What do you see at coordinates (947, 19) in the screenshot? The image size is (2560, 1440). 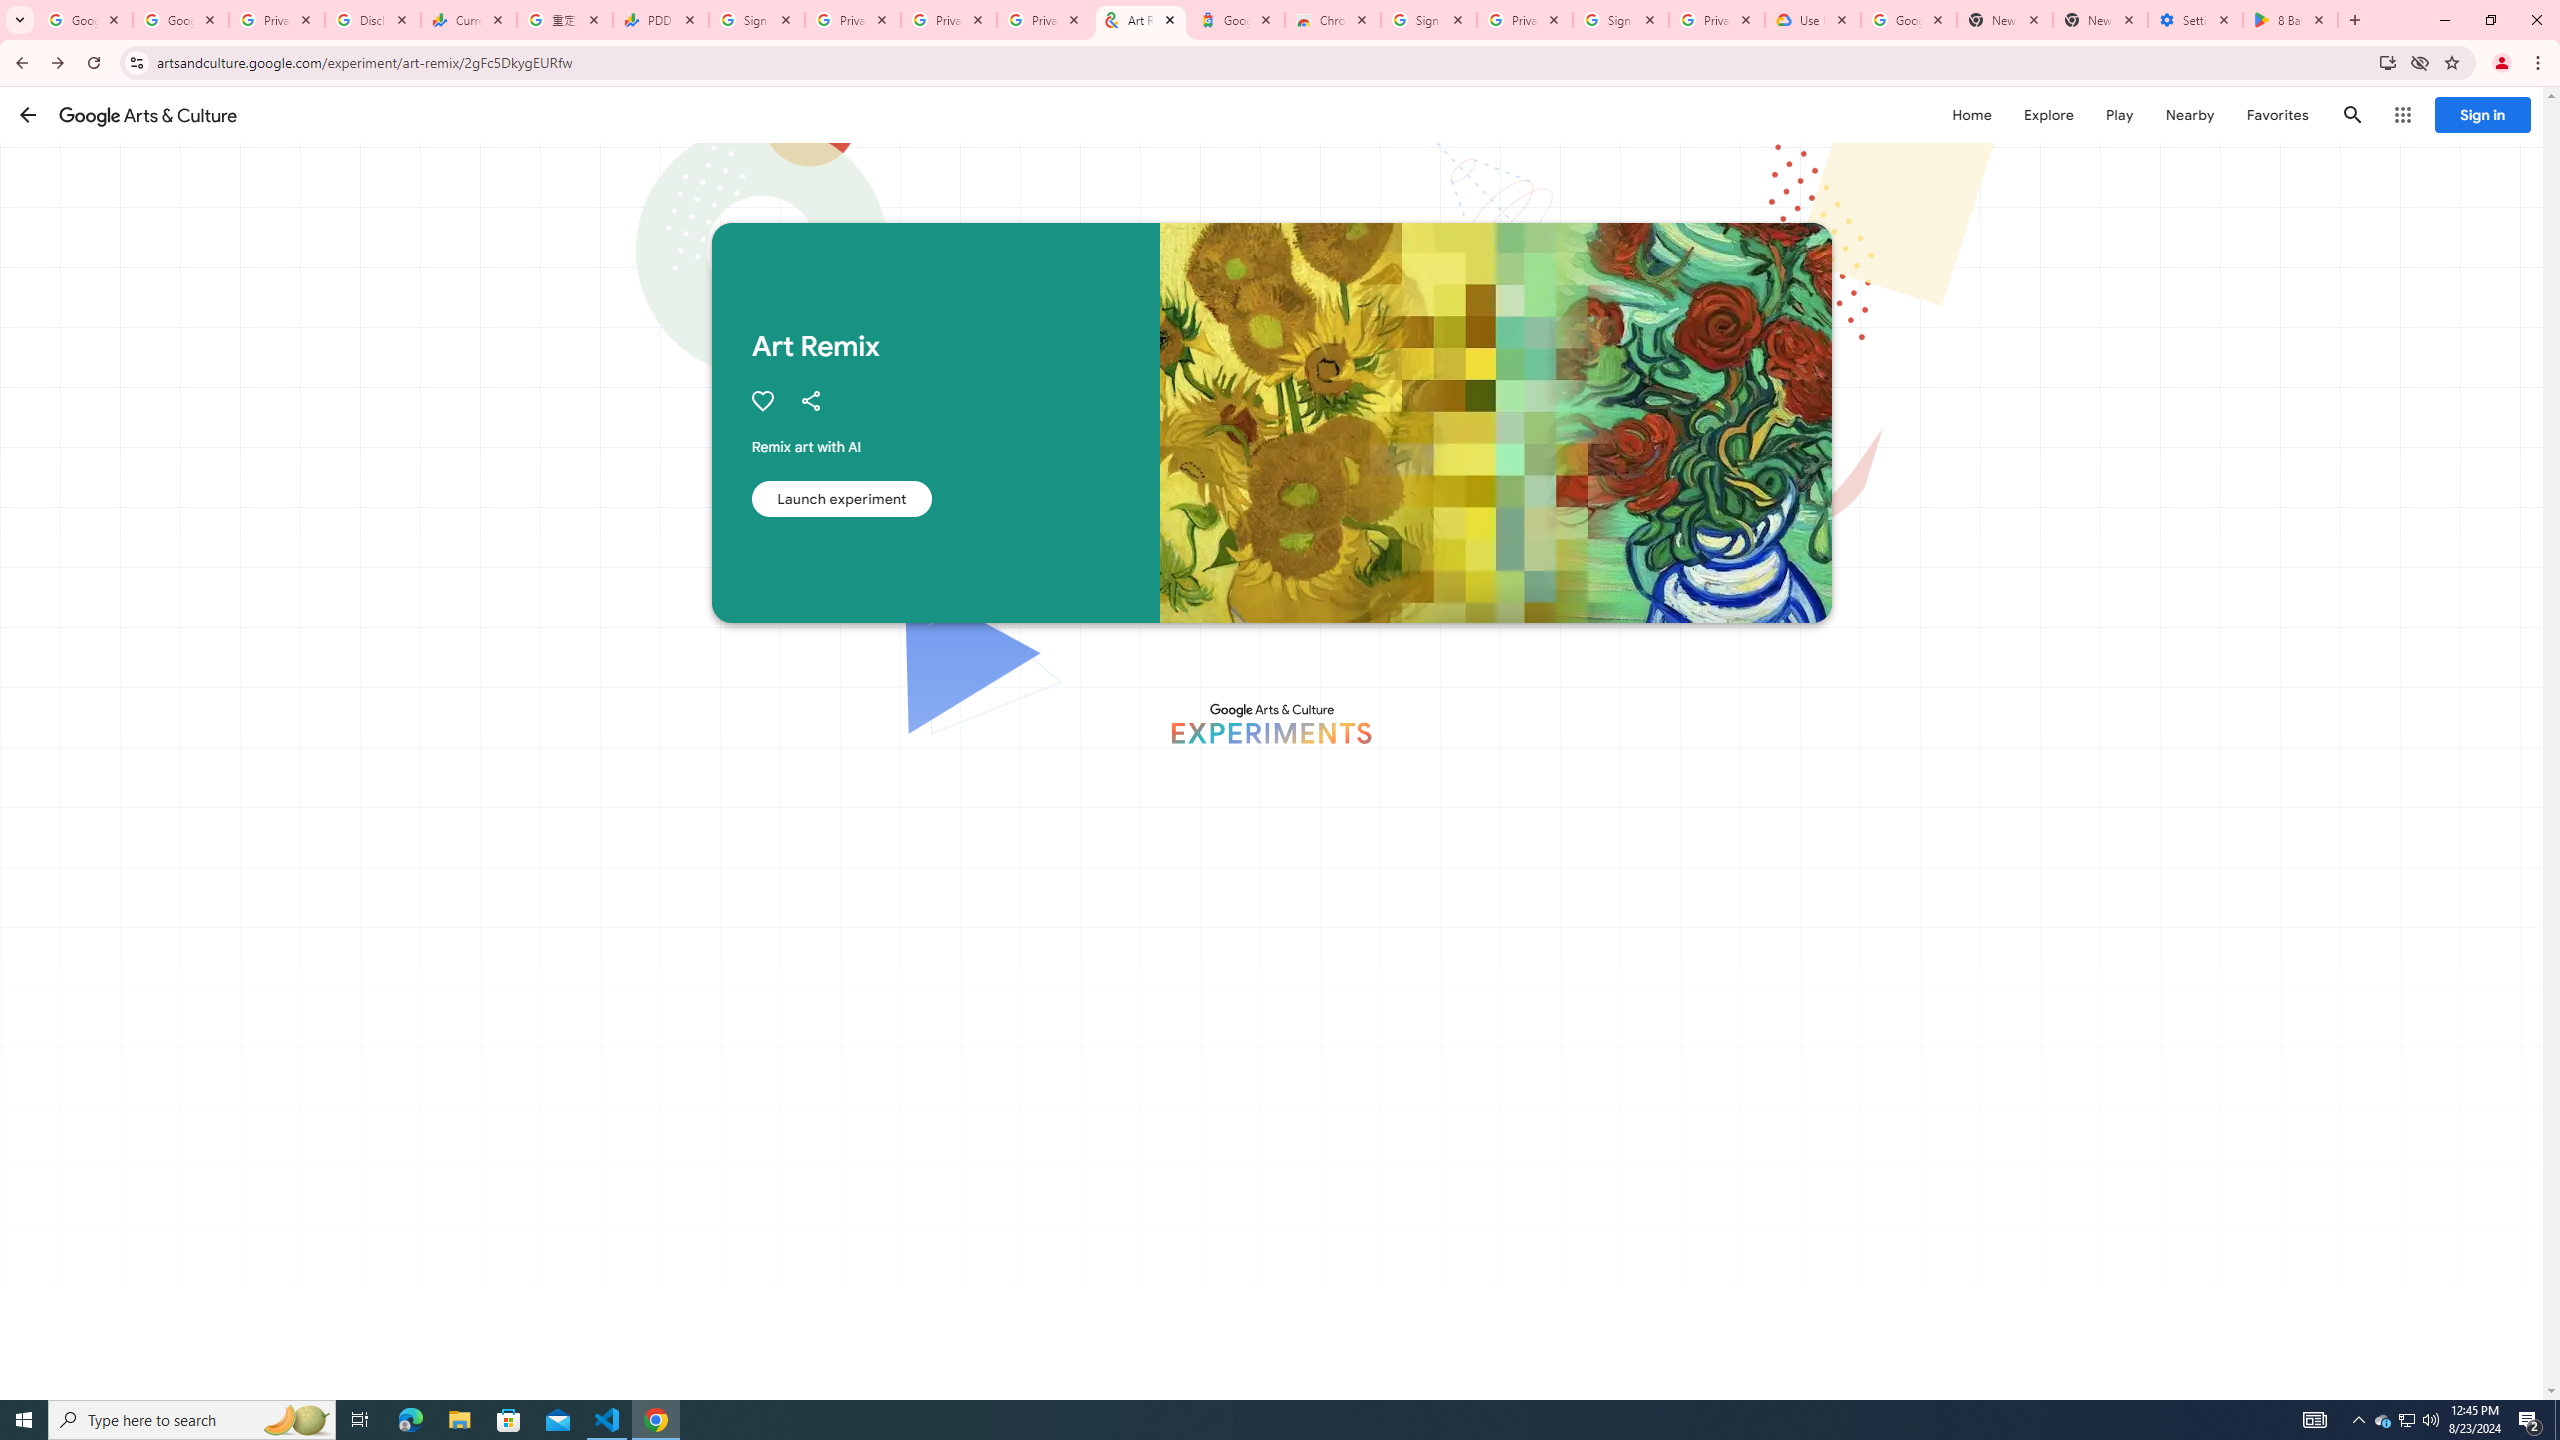 I see `'Privacy Checkup'` at bounding box center [947, 19].